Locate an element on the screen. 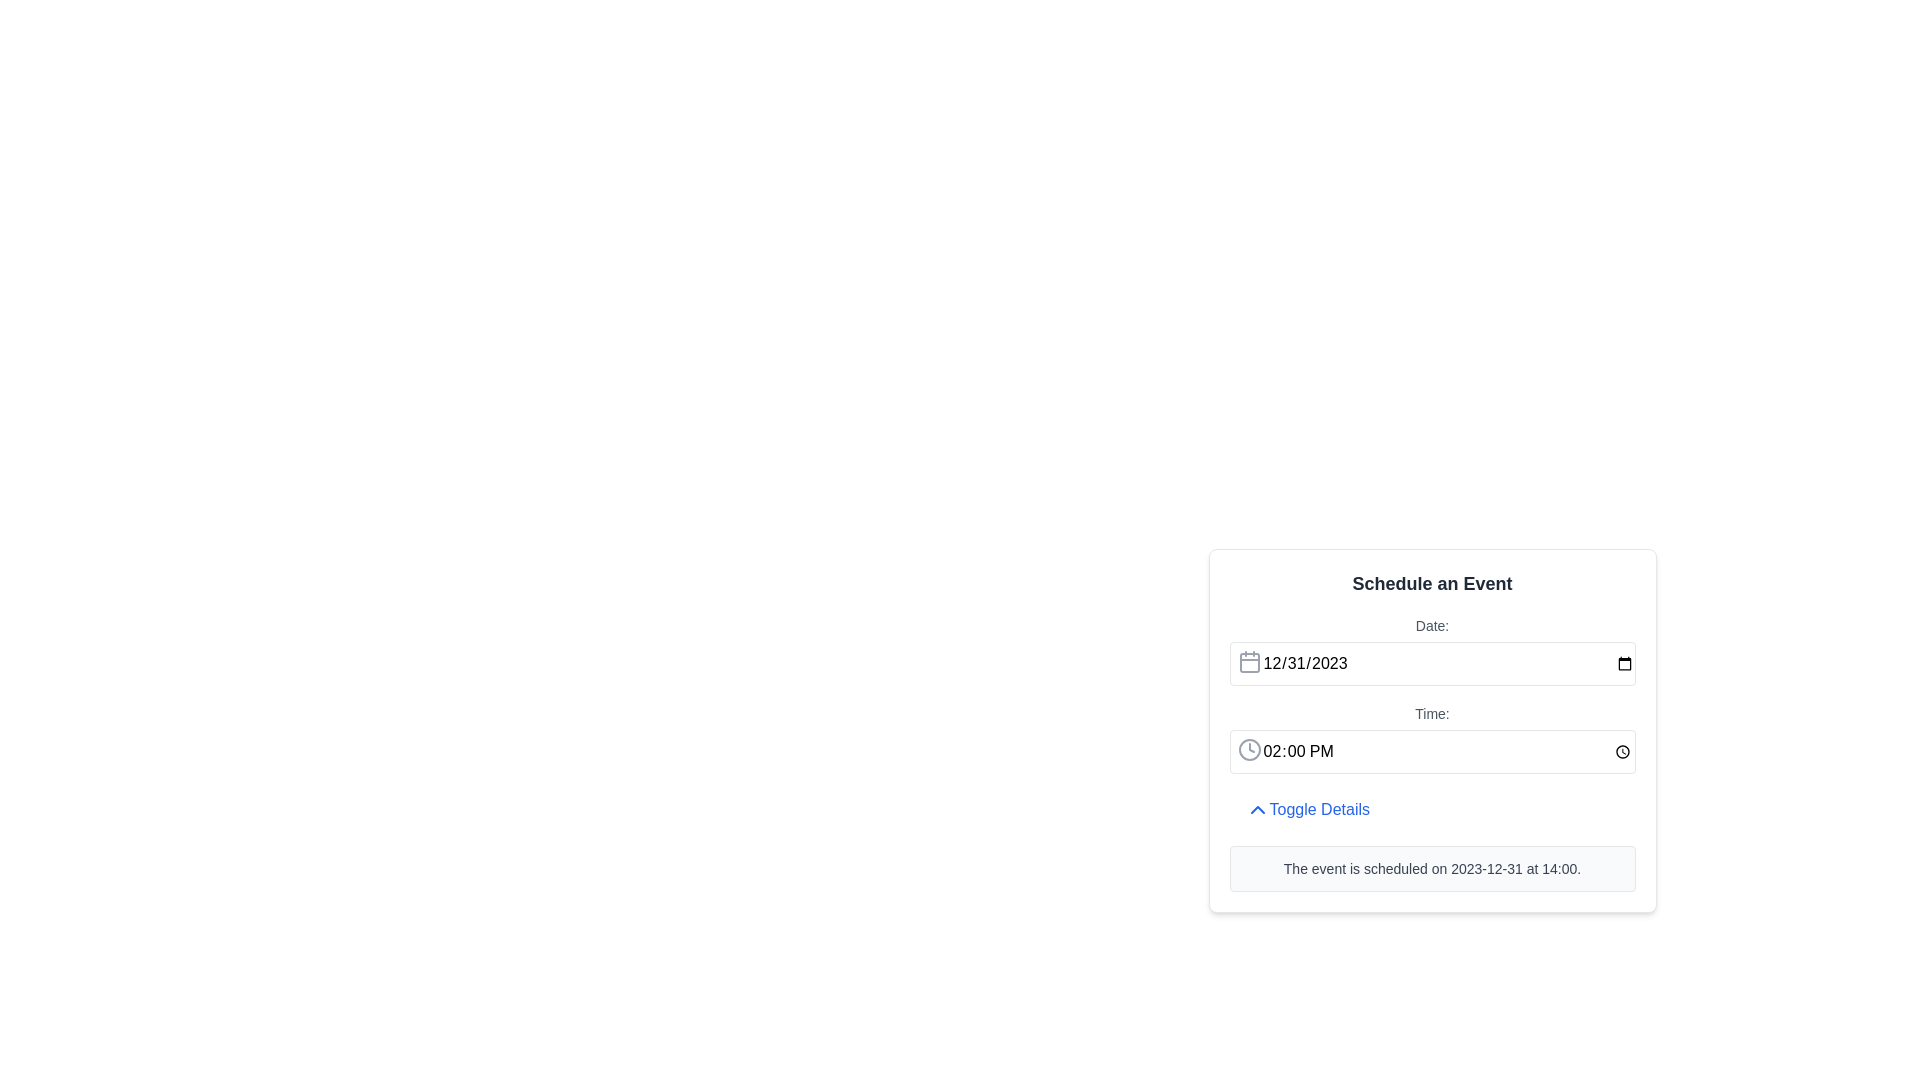  the Time input field located below the 'Date' input field and within the 'Time:' section is located at coordinates (1431, 752).